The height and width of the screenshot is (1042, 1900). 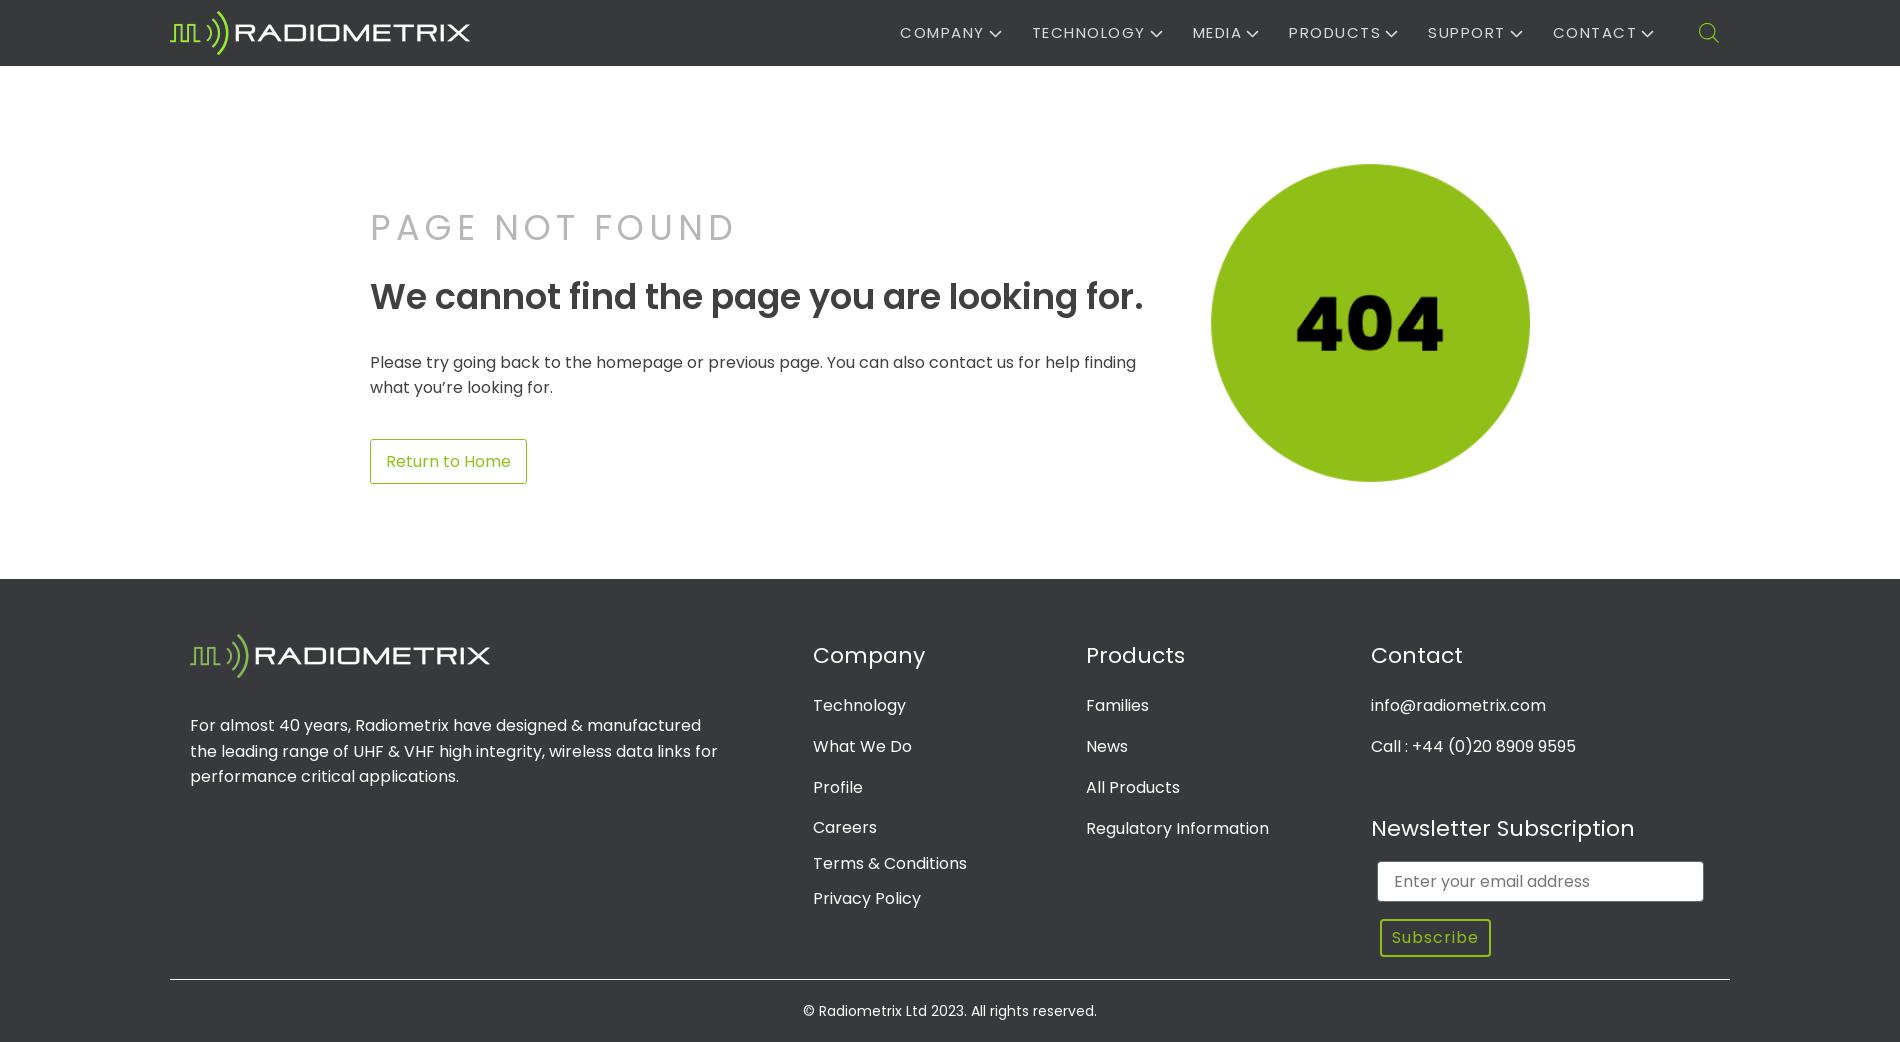 I want to click on 'Medical', so click(x=1232, y=285).